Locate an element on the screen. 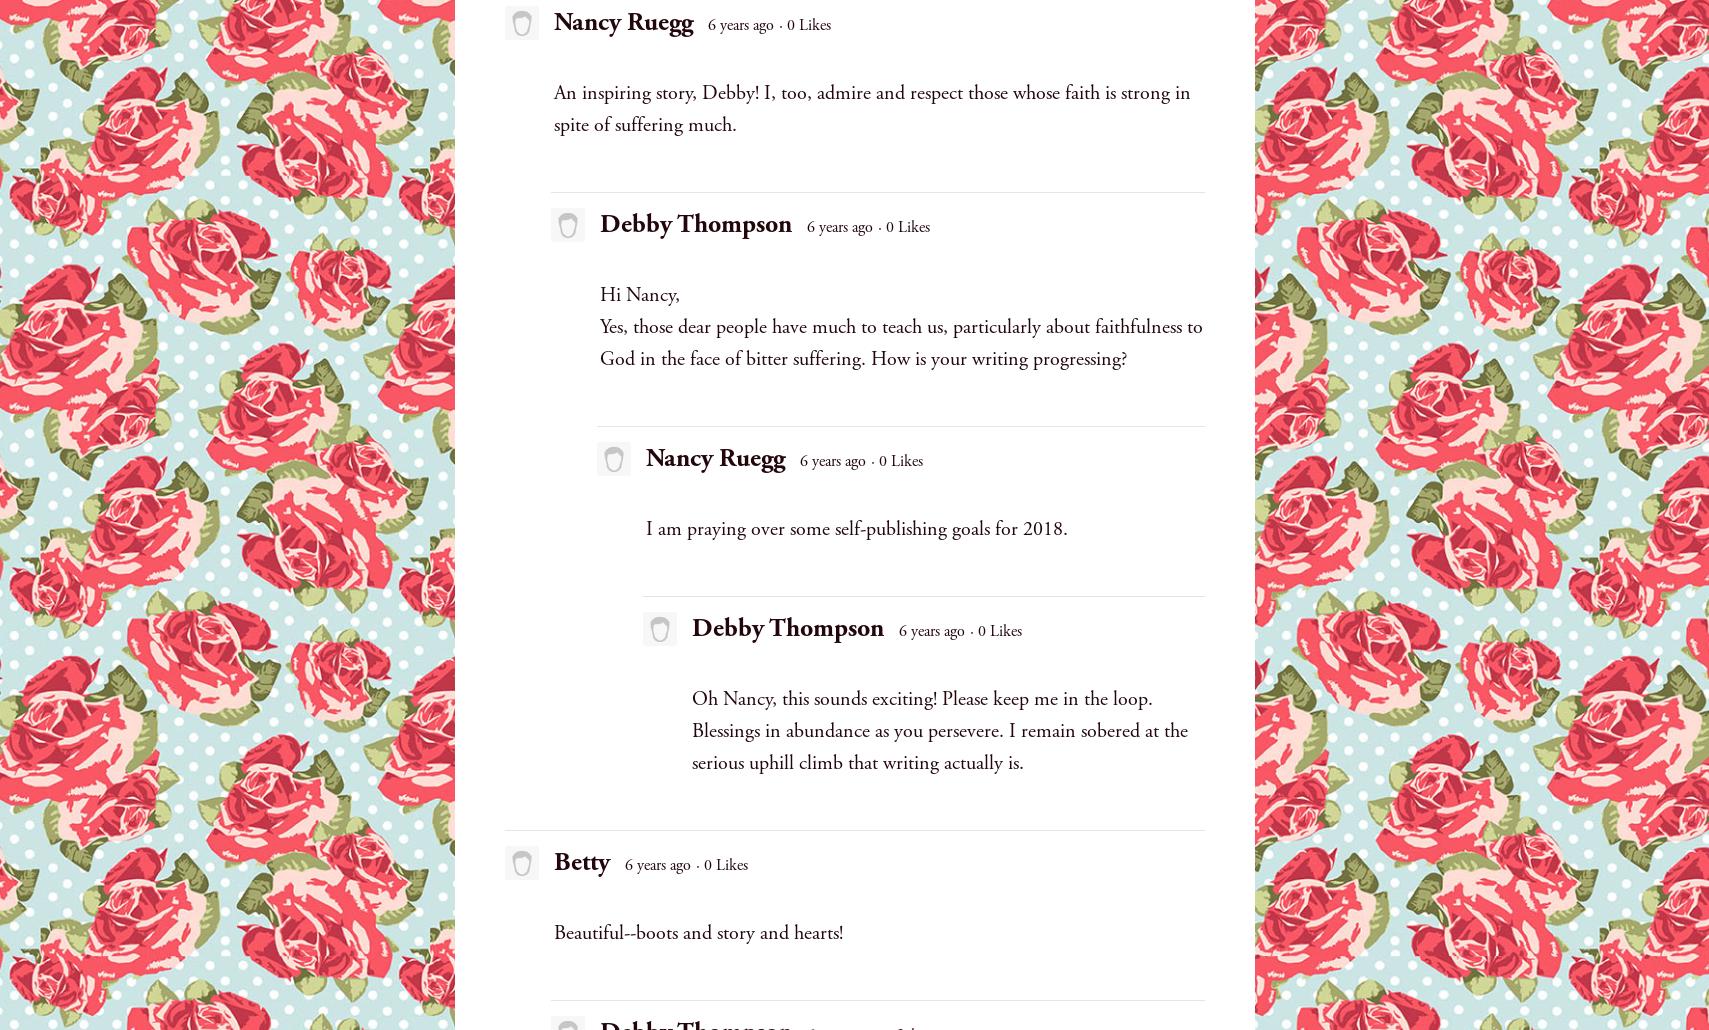 The width and height of the screenshot is (1709, 1030). 'I am praying over some self-publishing goals for 2018.' is located at coordinates (856, 528).